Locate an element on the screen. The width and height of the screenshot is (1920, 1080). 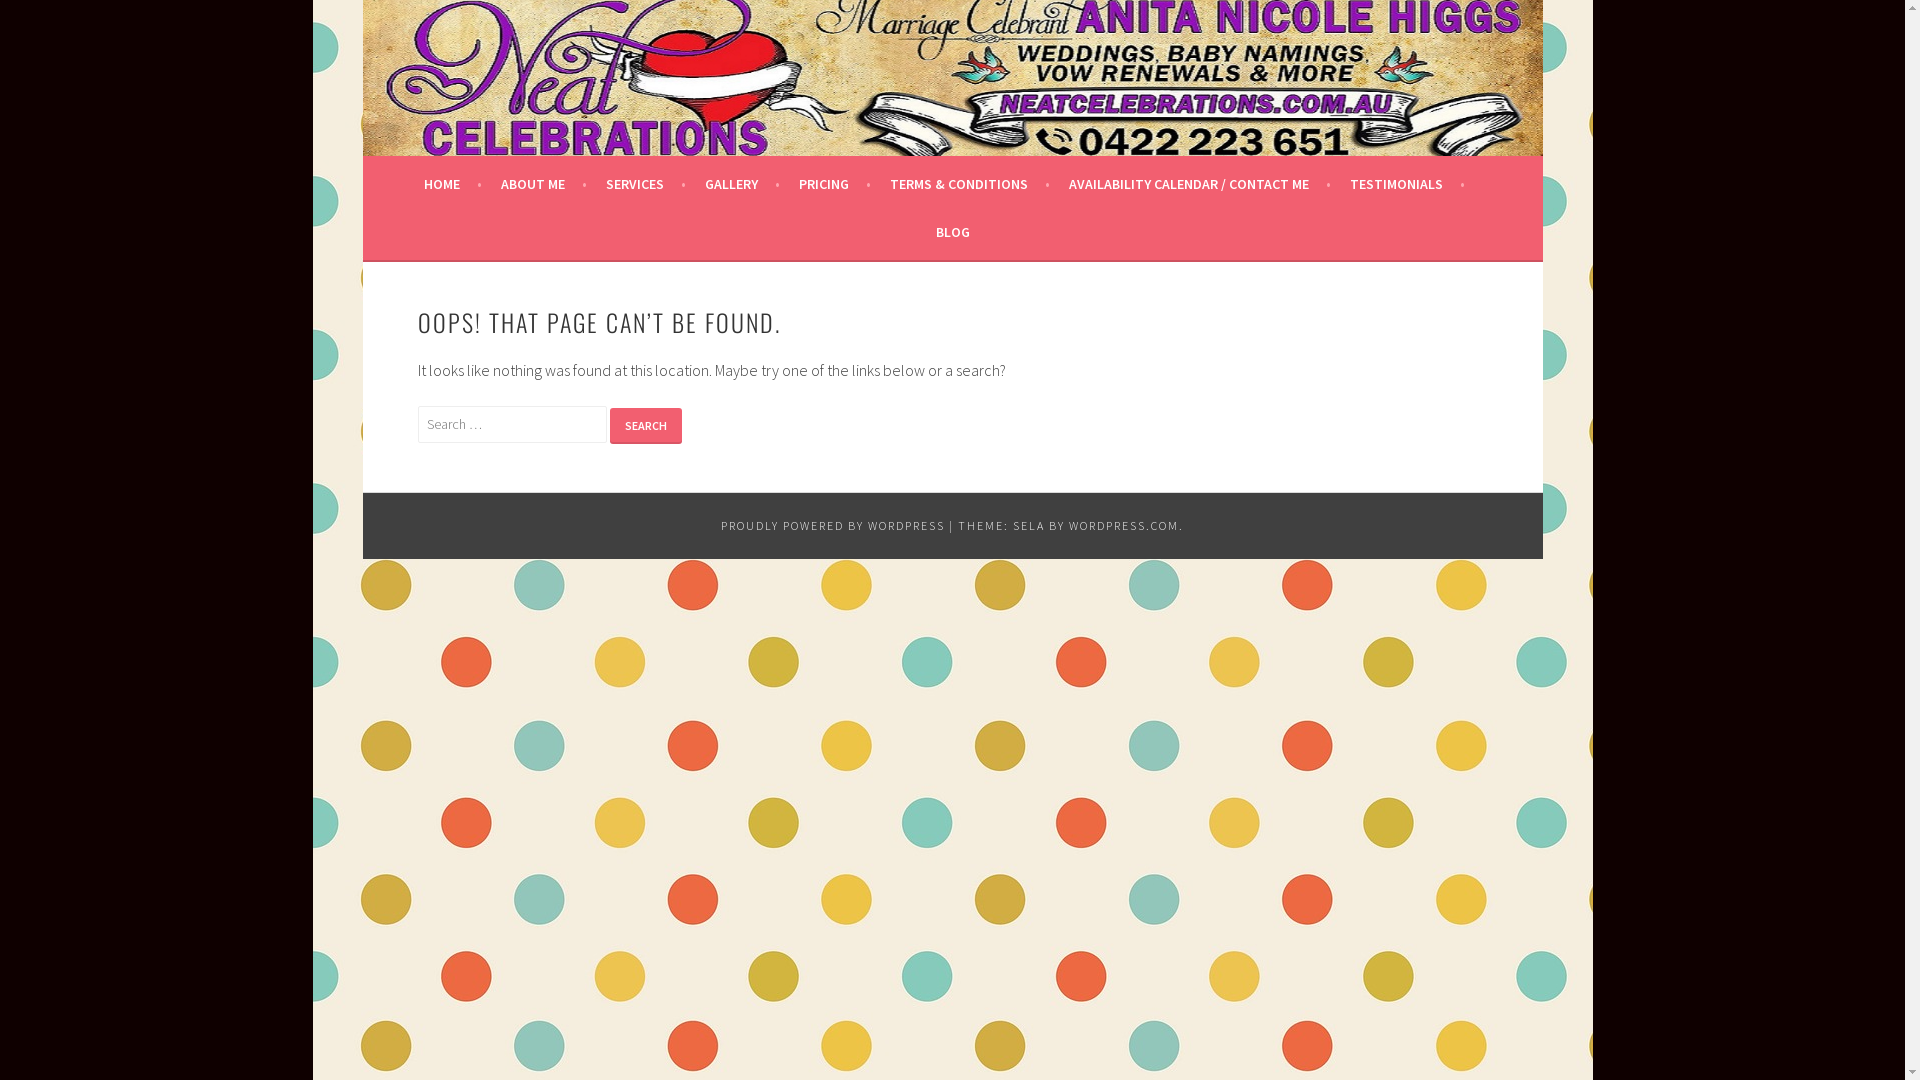
'WORDPRESS.COM' is located at coordinates (1123, 524).